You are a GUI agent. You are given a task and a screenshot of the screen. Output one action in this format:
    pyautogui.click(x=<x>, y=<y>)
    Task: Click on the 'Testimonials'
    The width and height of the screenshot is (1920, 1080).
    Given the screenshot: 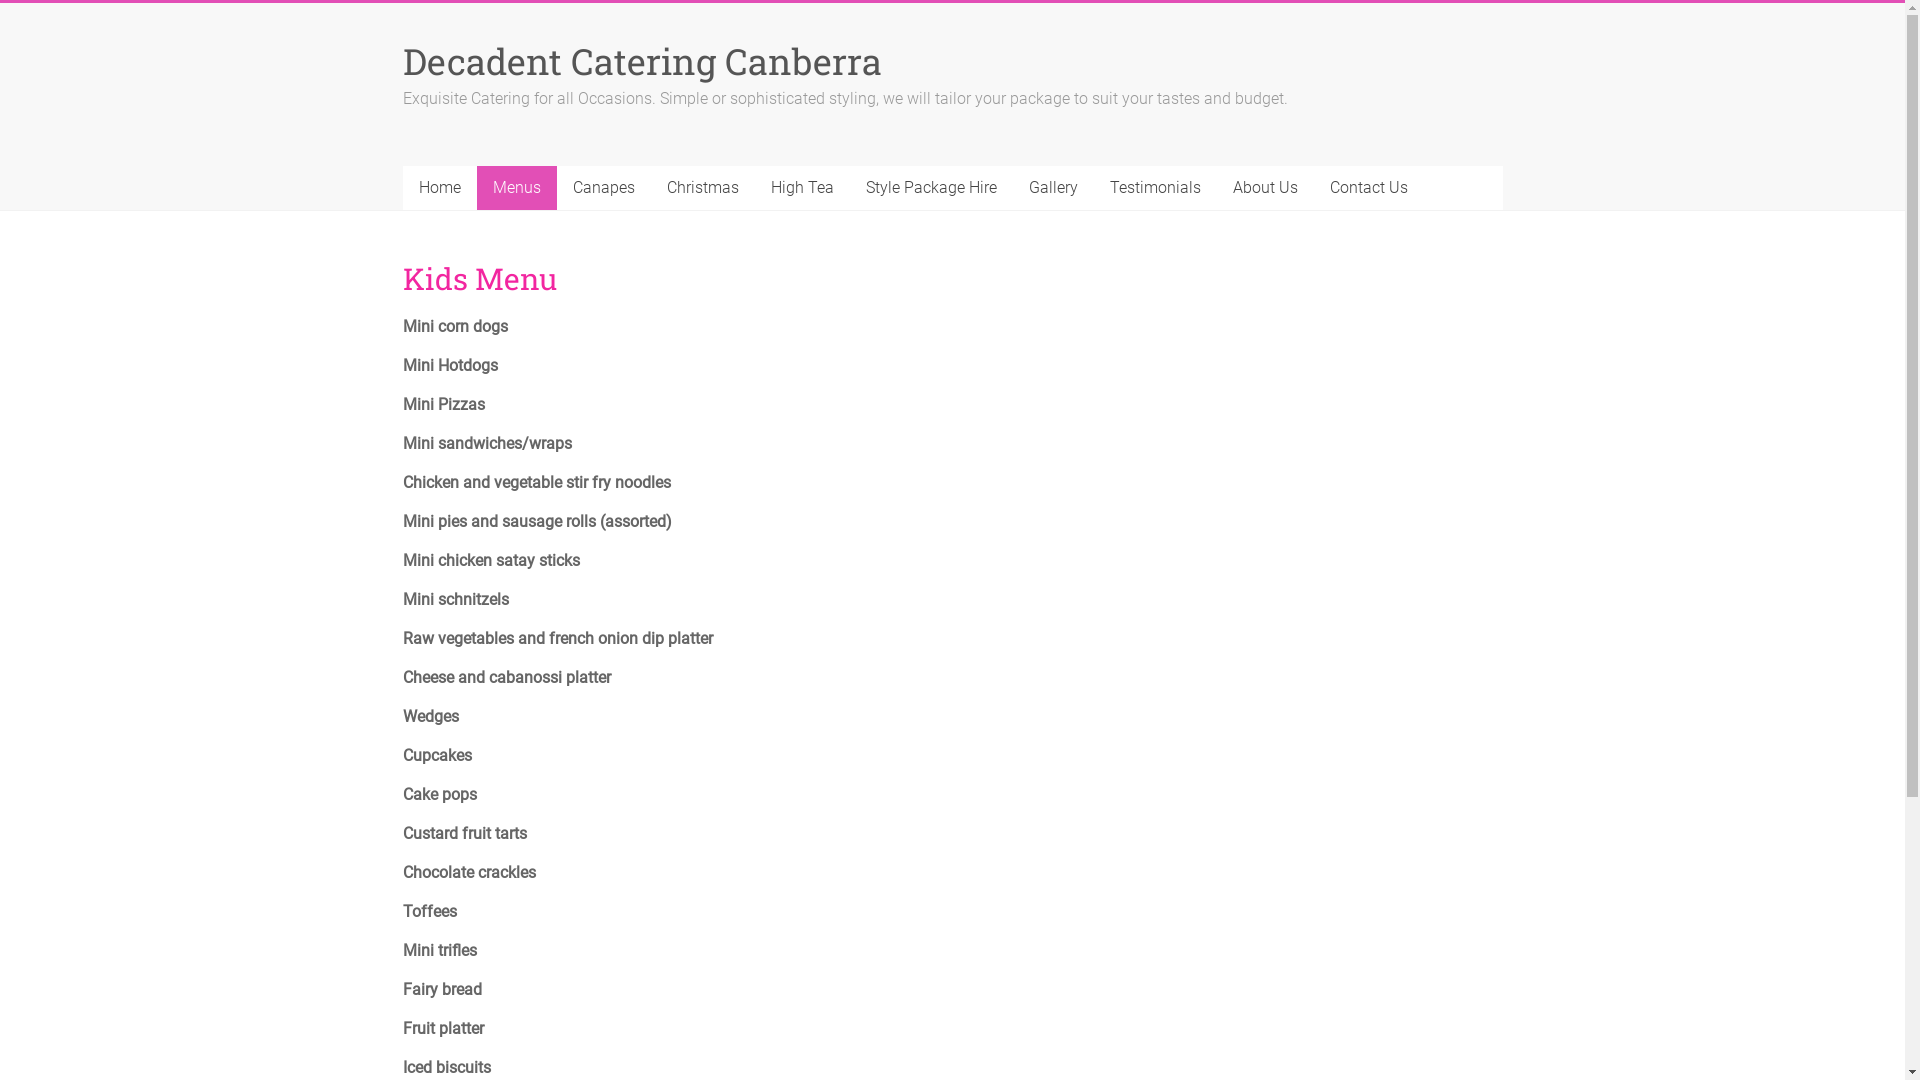 What is the action you would take?
    pyautogui.click(x=1155, y=188)
    